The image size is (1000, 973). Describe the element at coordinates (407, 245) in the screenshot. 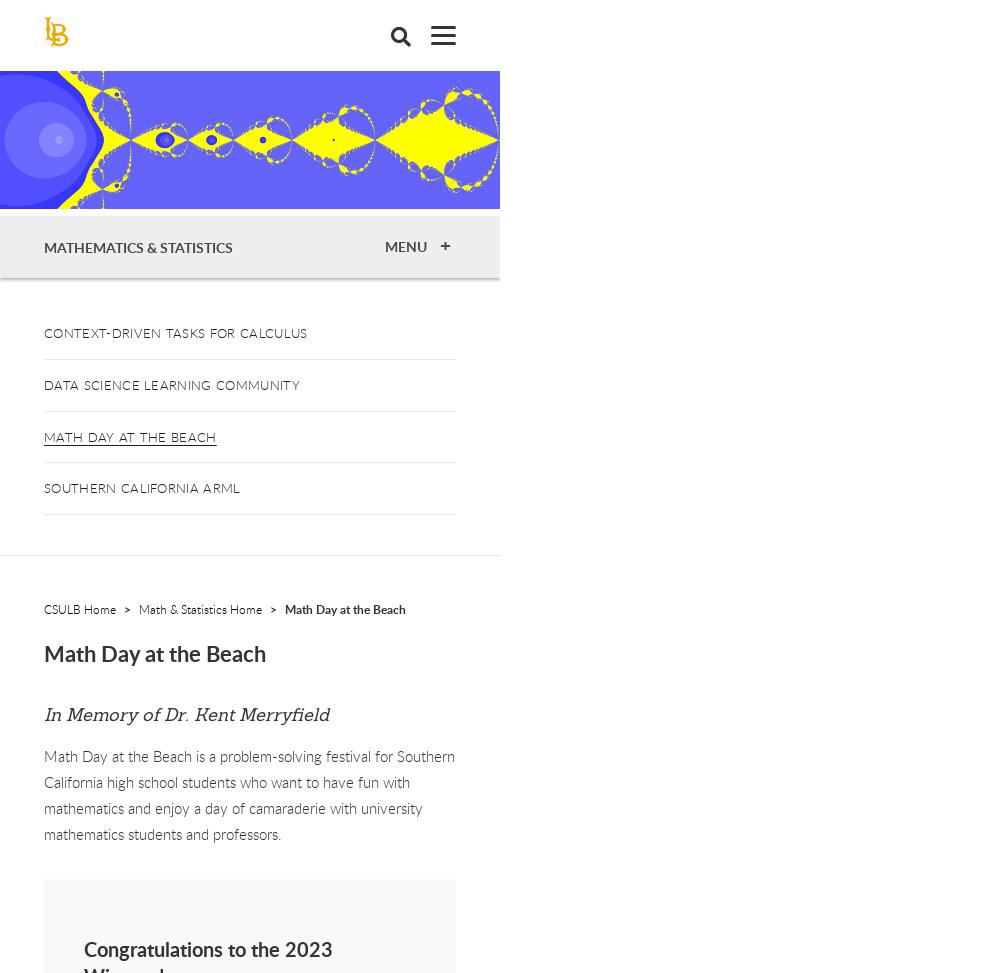

I see `'Menu'` at that location.